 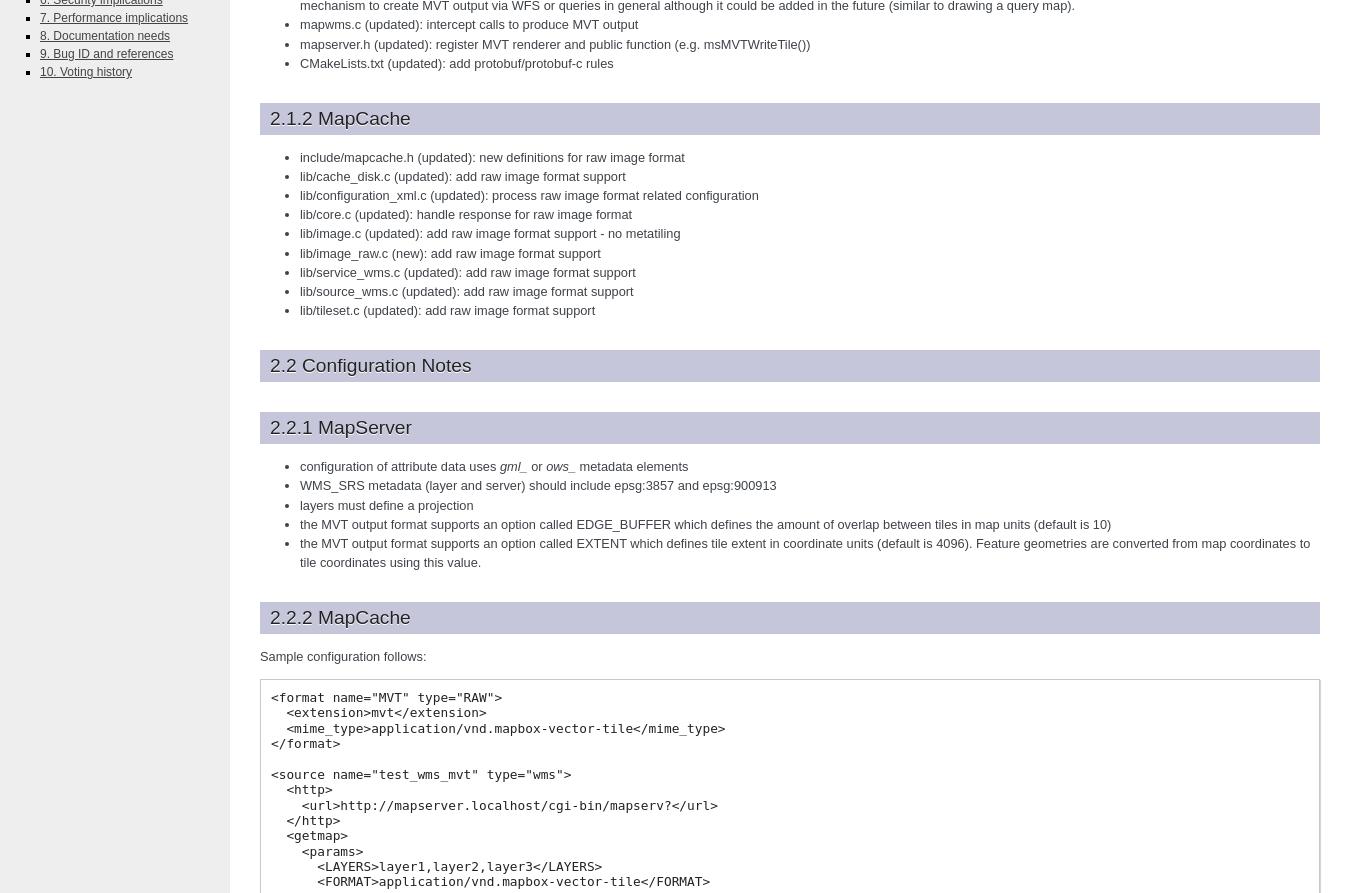 I want to click on 'lib/image_raw.c (new): add raw image format support', so click(x=449, y=251).